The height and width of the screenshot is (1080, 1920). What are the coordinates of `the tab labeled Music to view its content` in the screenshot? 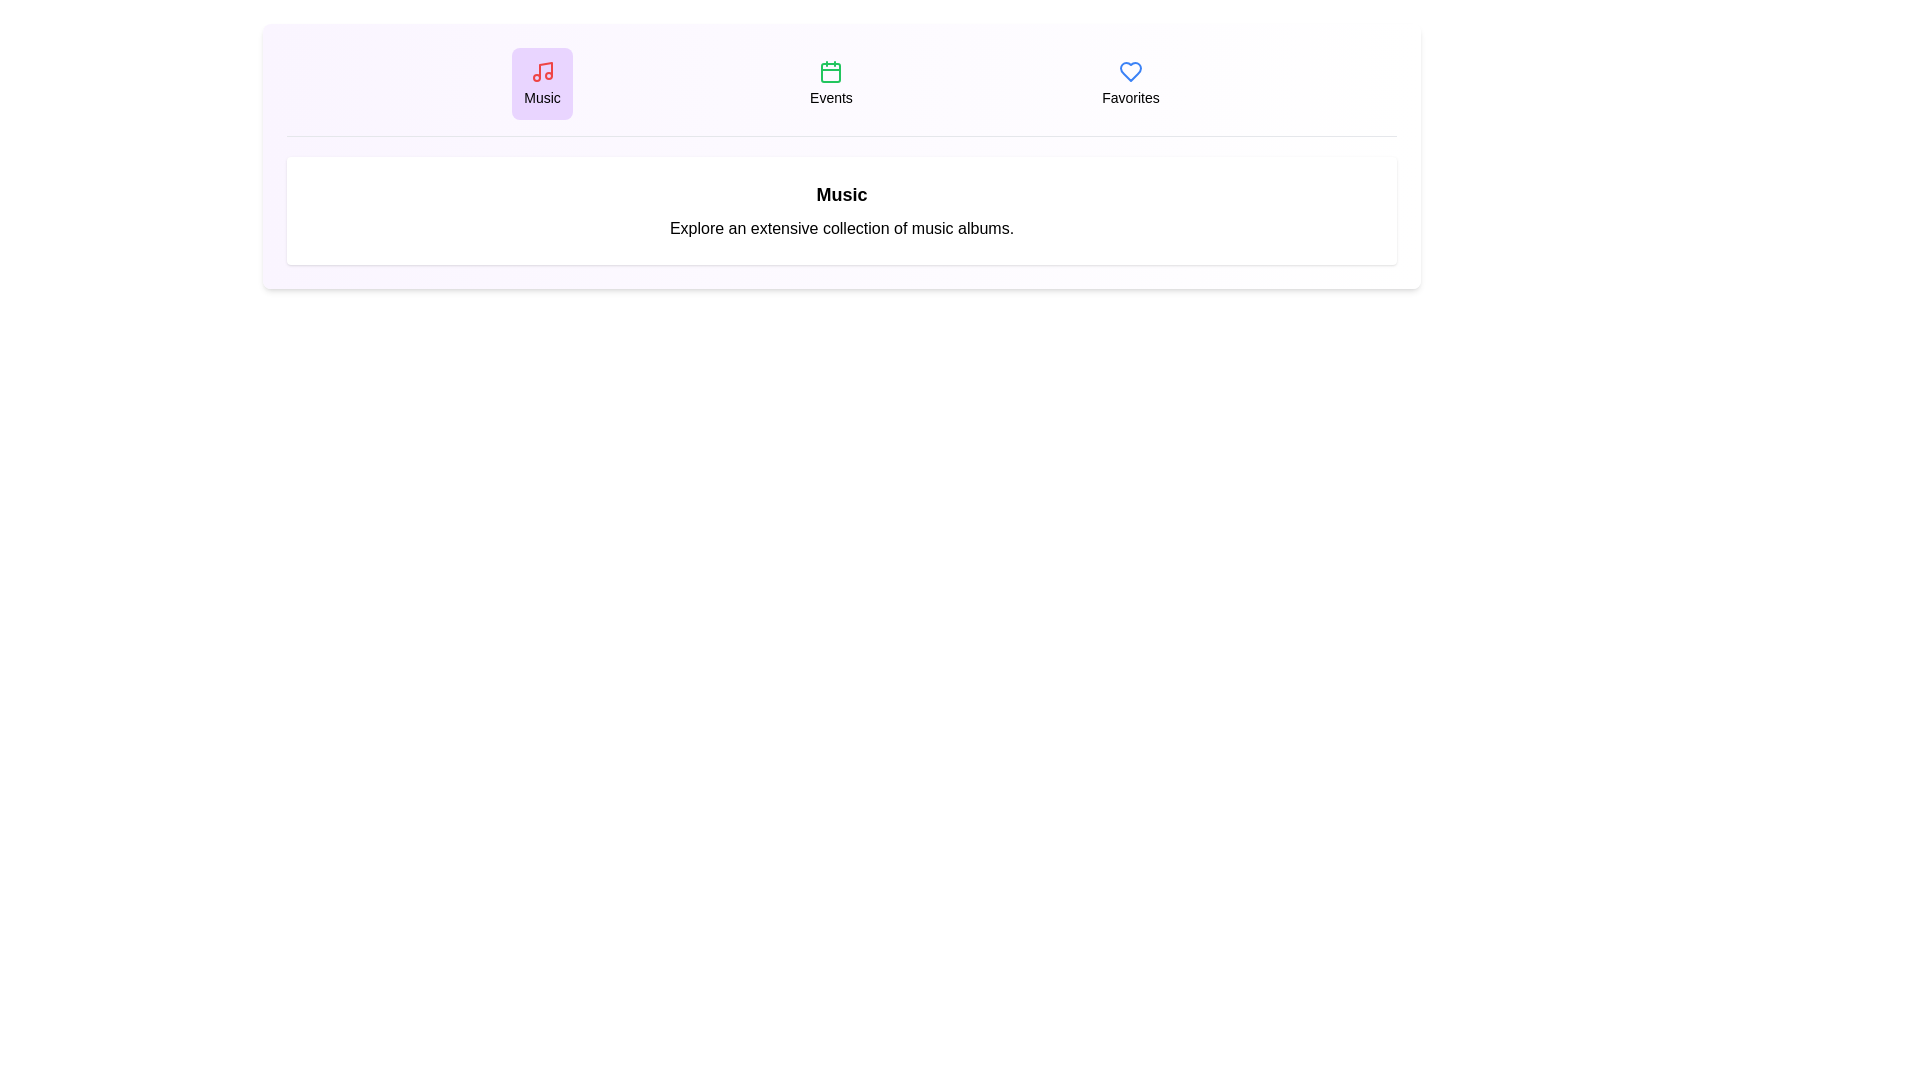 It's located at (542, 83).